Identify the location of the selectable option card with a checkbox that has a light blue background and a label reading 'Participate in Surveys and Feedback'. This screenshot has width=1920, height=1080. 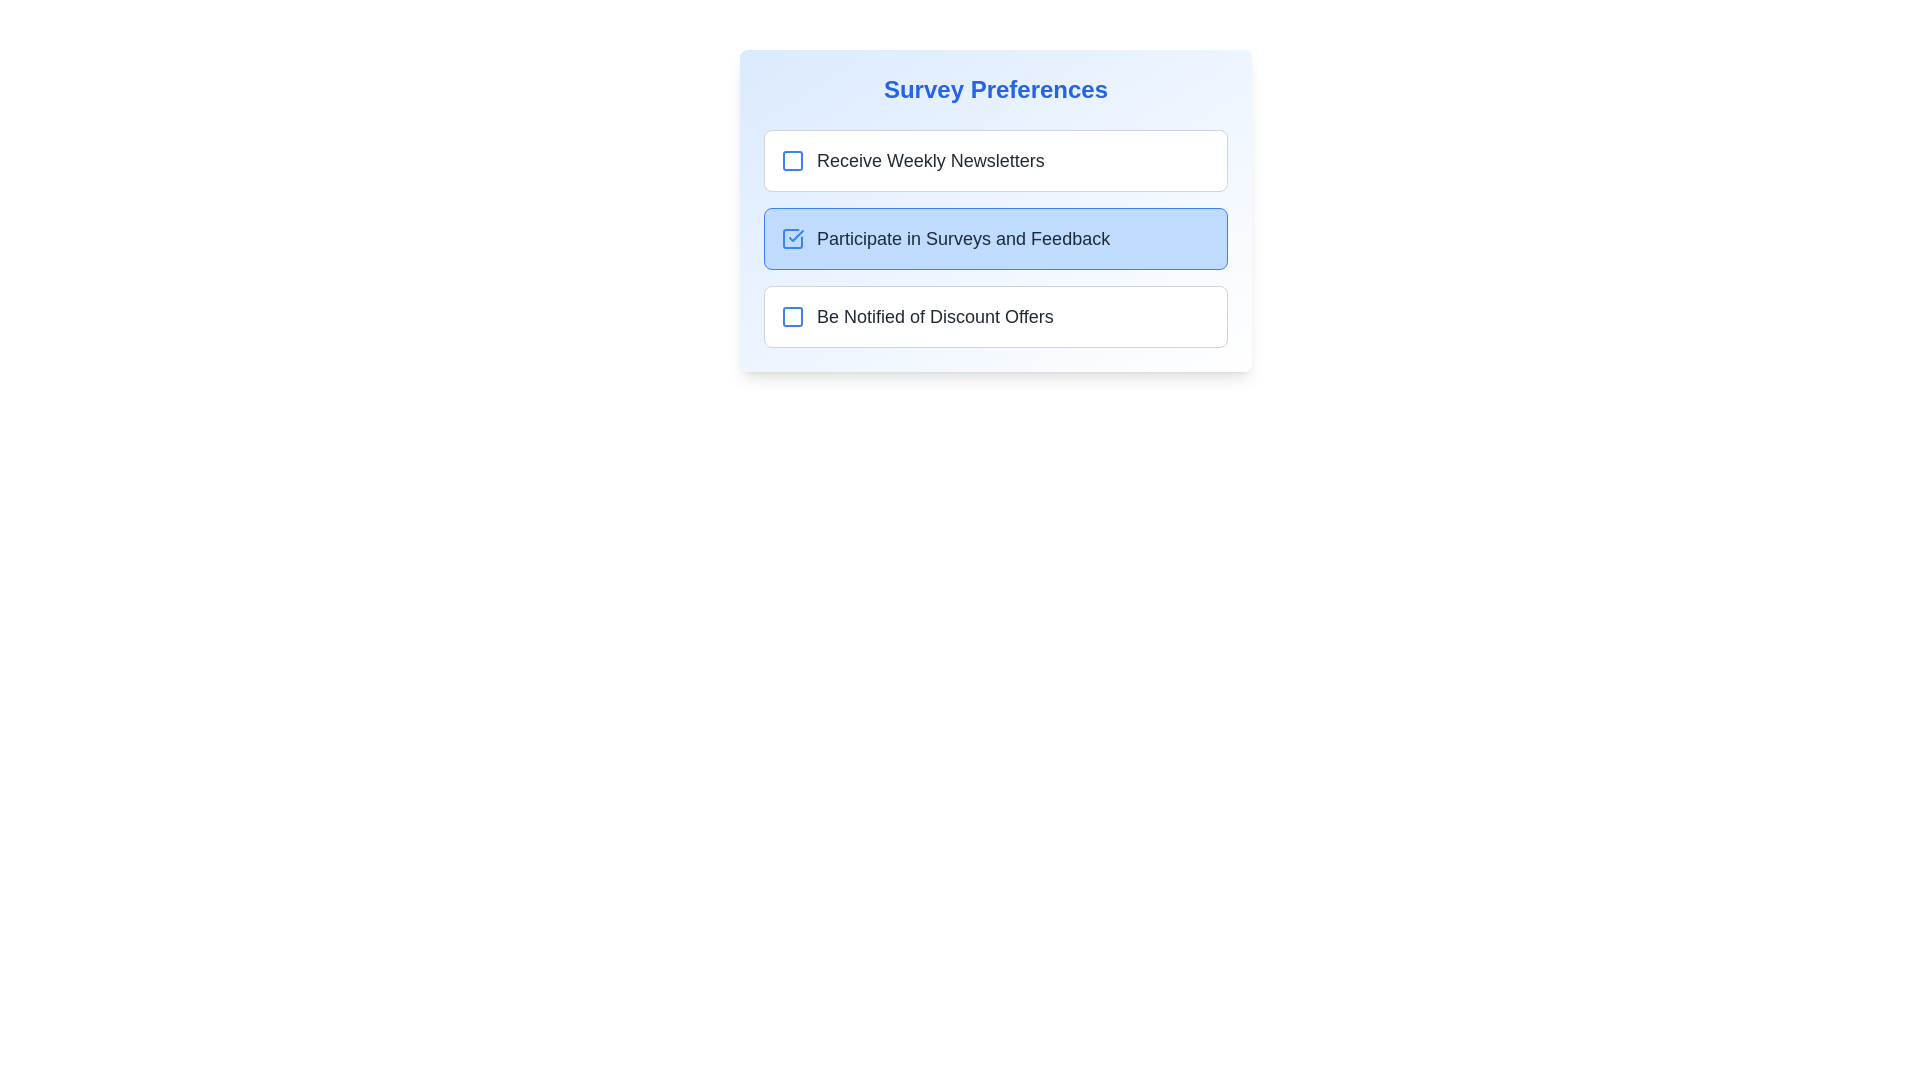
(996, 238).